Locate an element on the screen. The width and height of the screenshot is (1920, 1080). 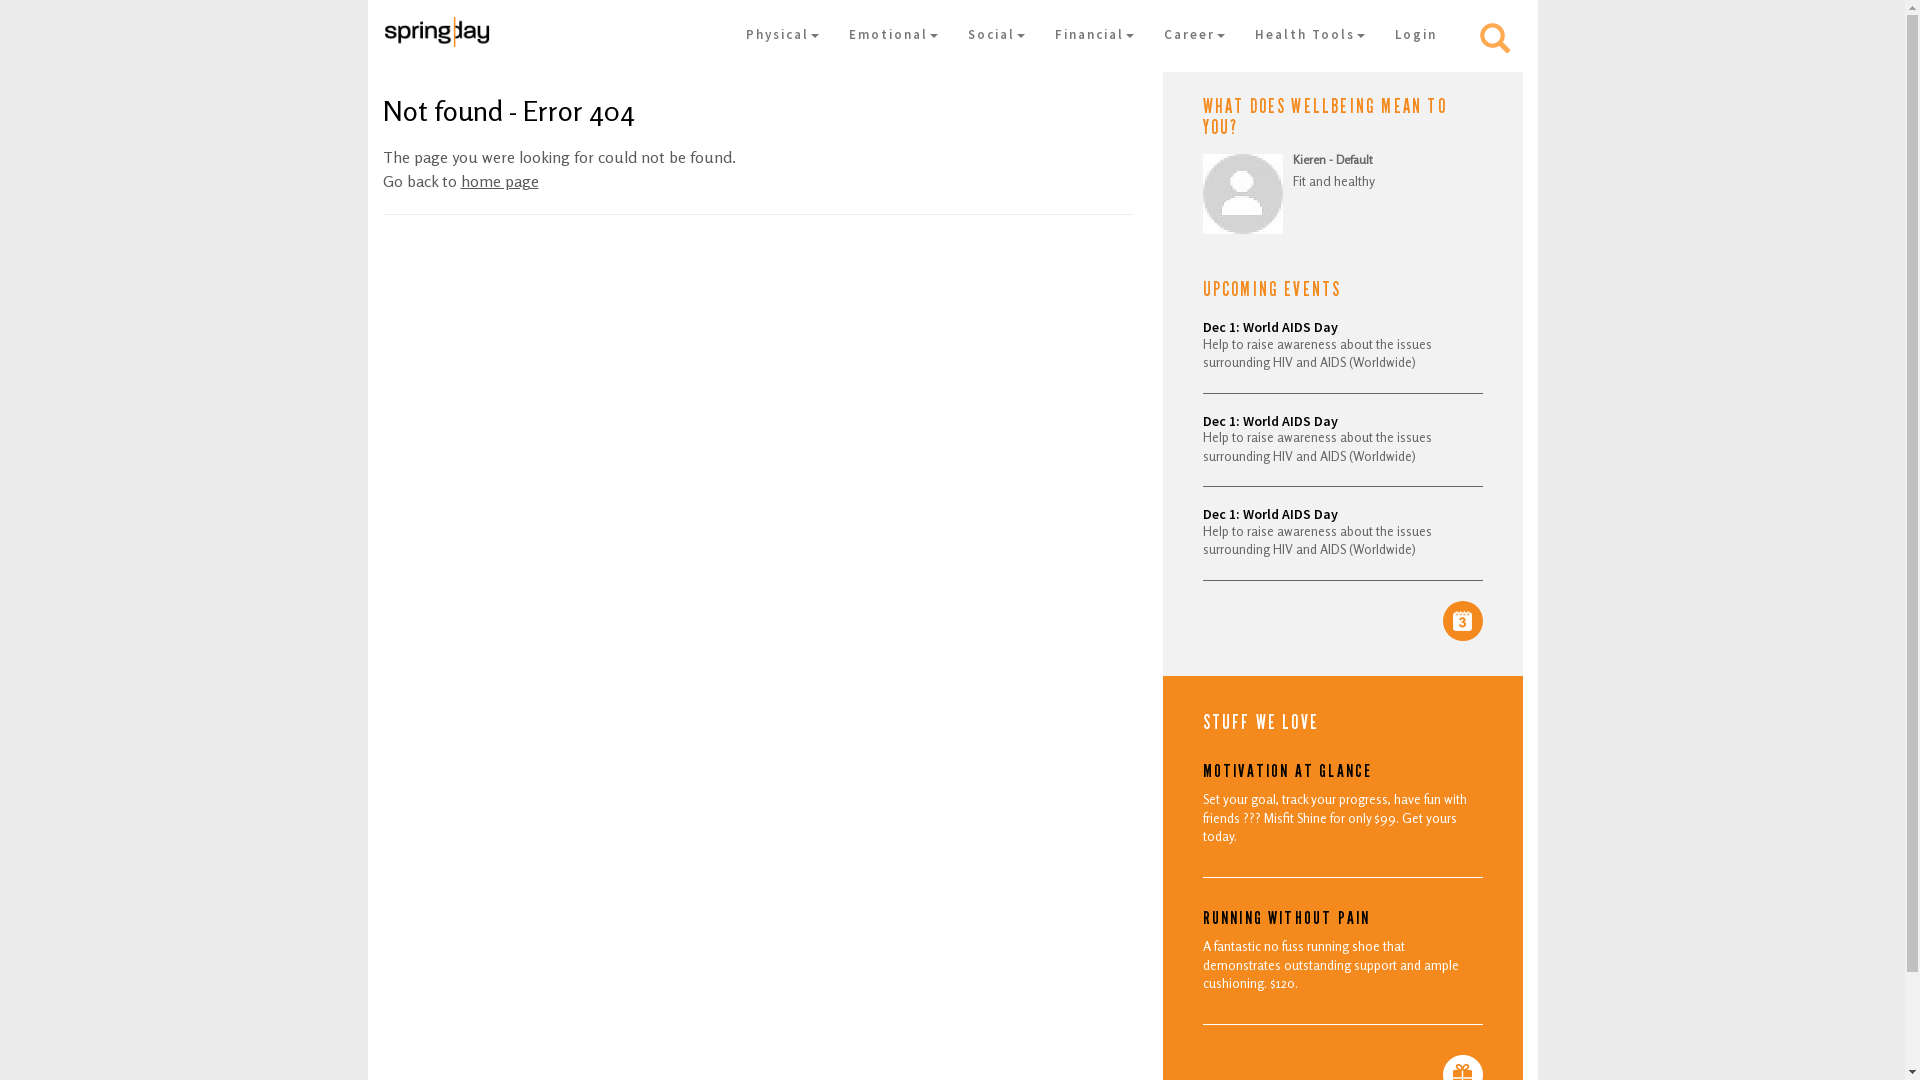
'Login' is located at coordinates (1415, 34).